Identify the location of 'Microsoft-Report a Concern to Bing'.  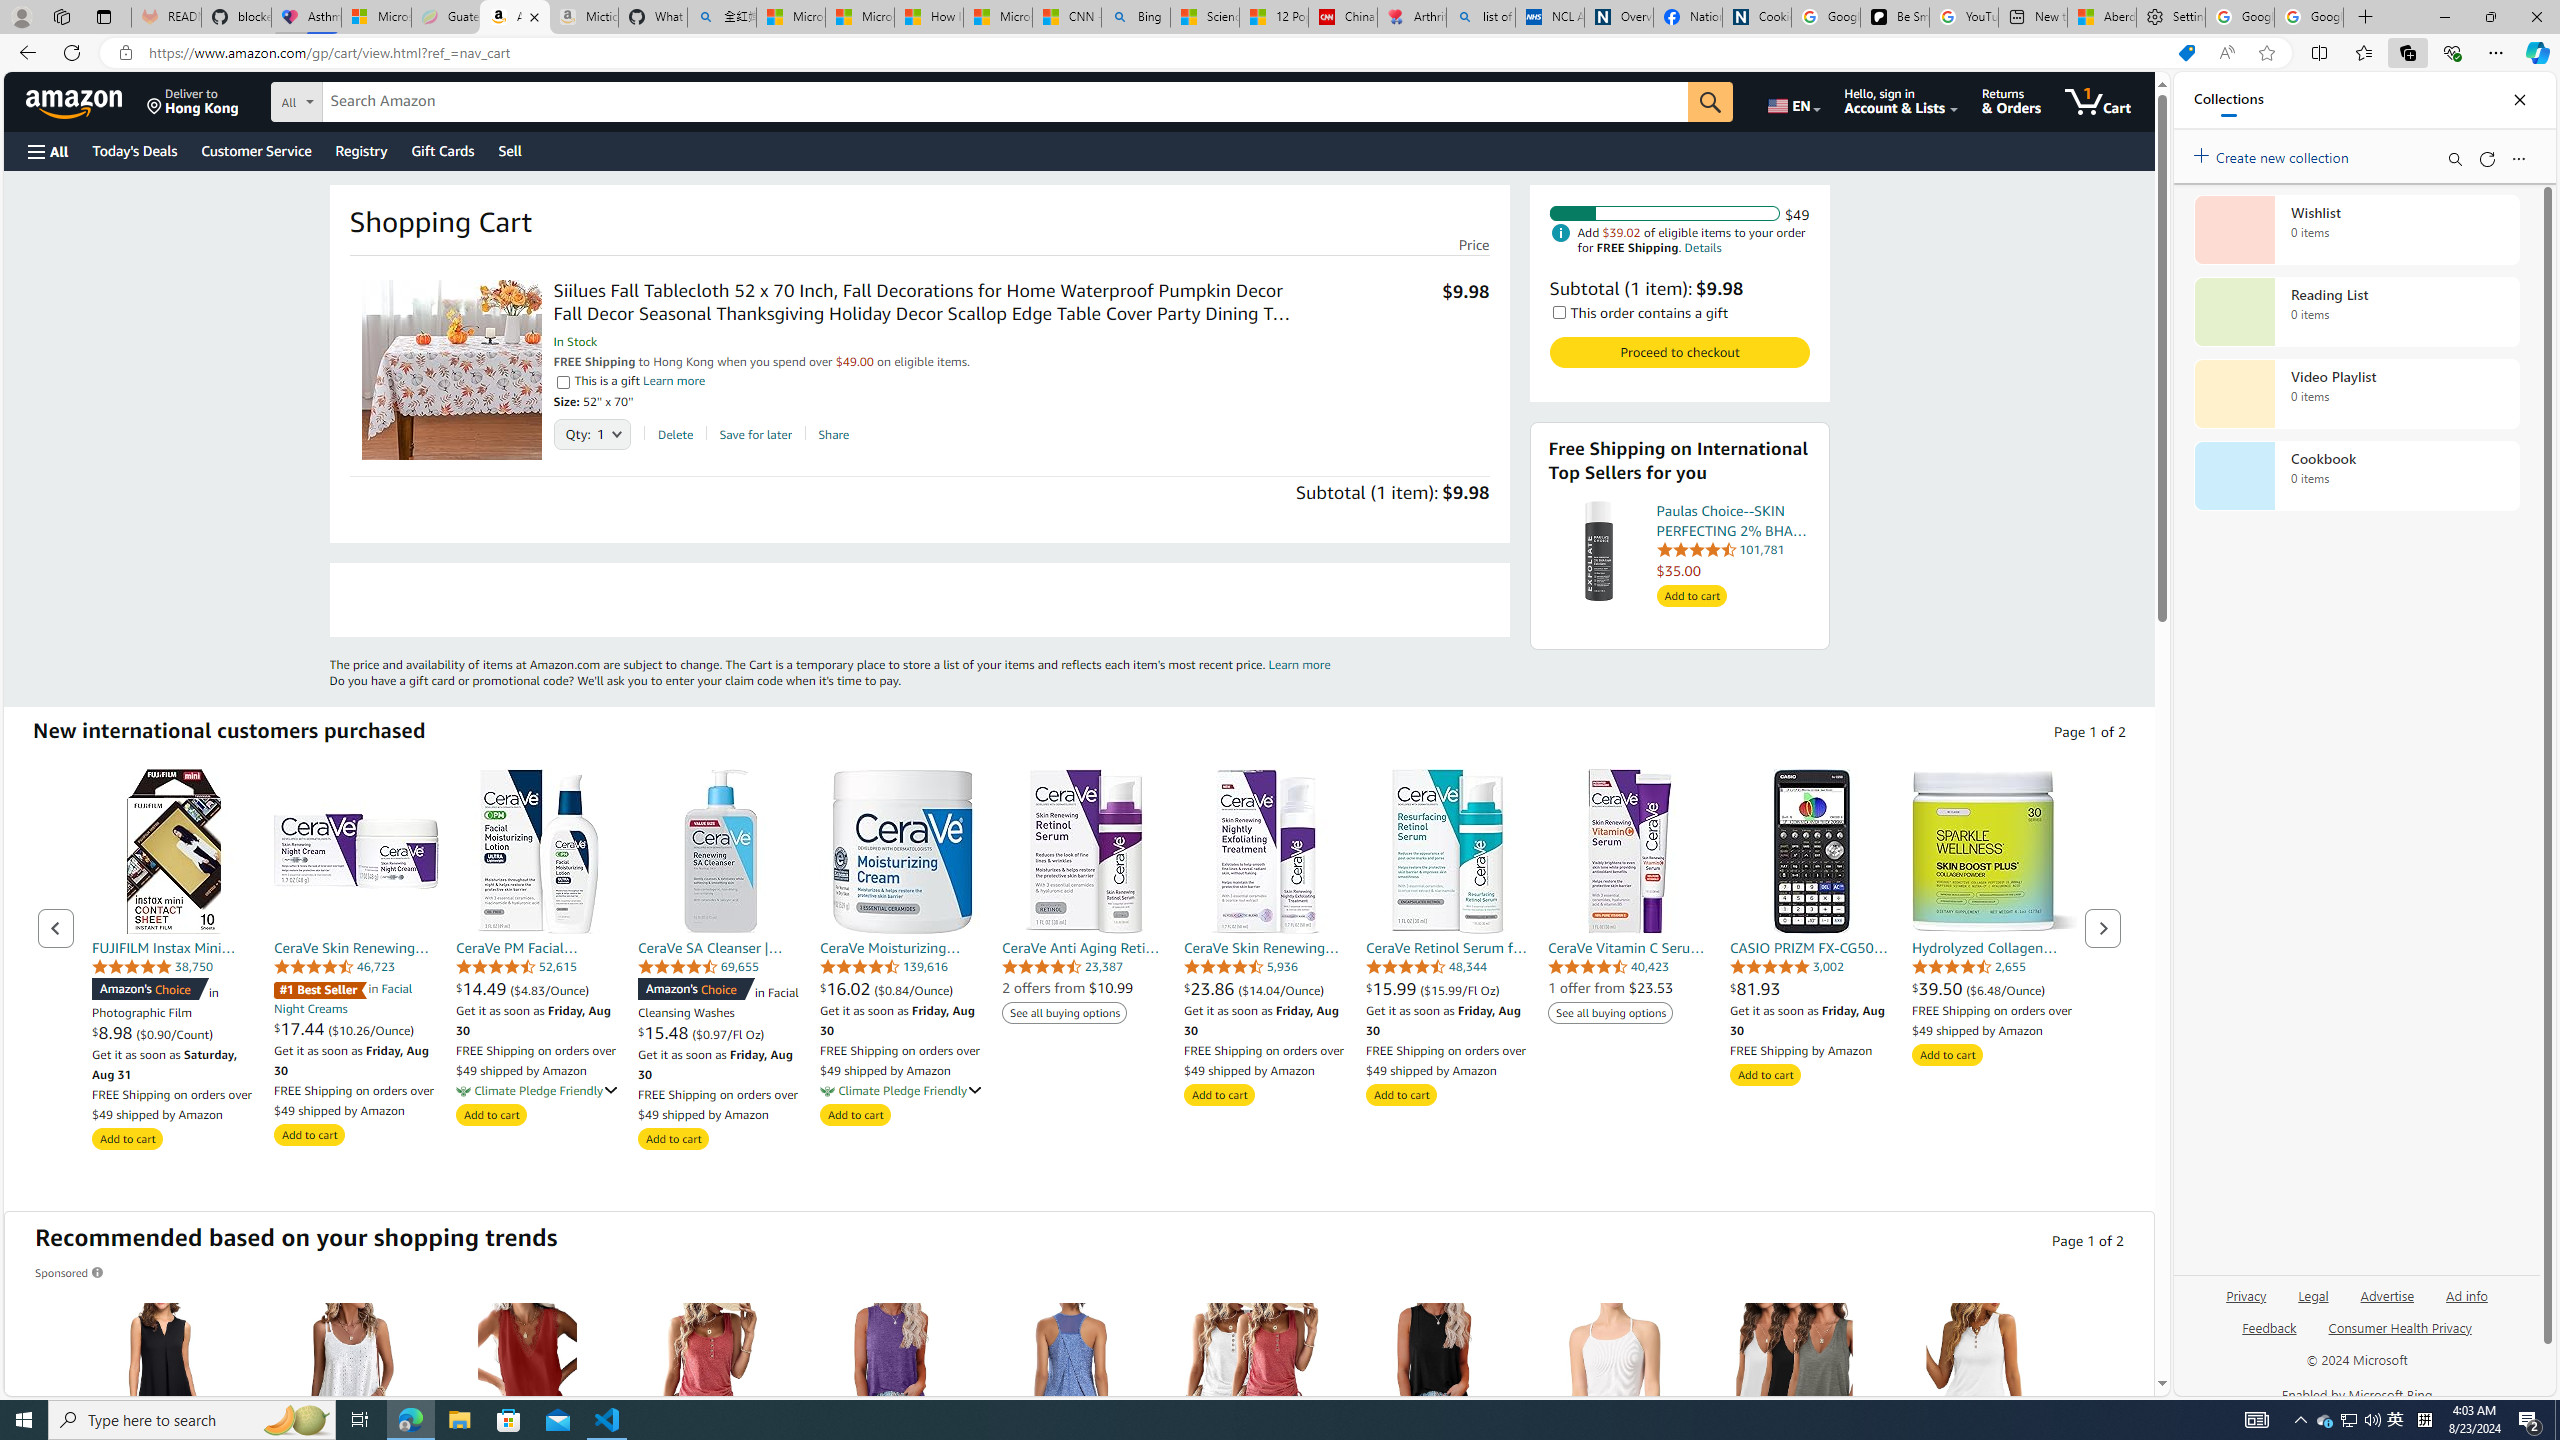
(375, 16).